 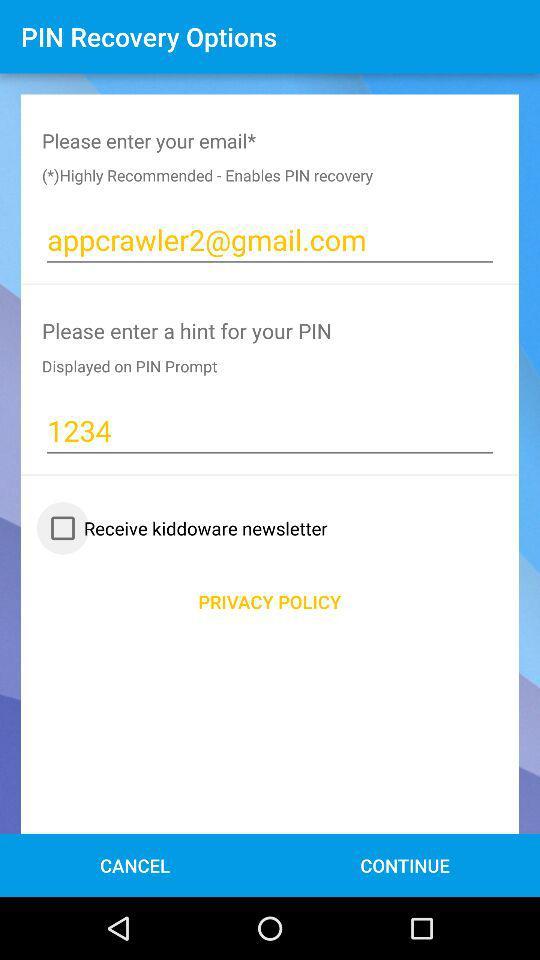 I want to click on the button continue at the bottom of the page, so click(x=405, y=864).